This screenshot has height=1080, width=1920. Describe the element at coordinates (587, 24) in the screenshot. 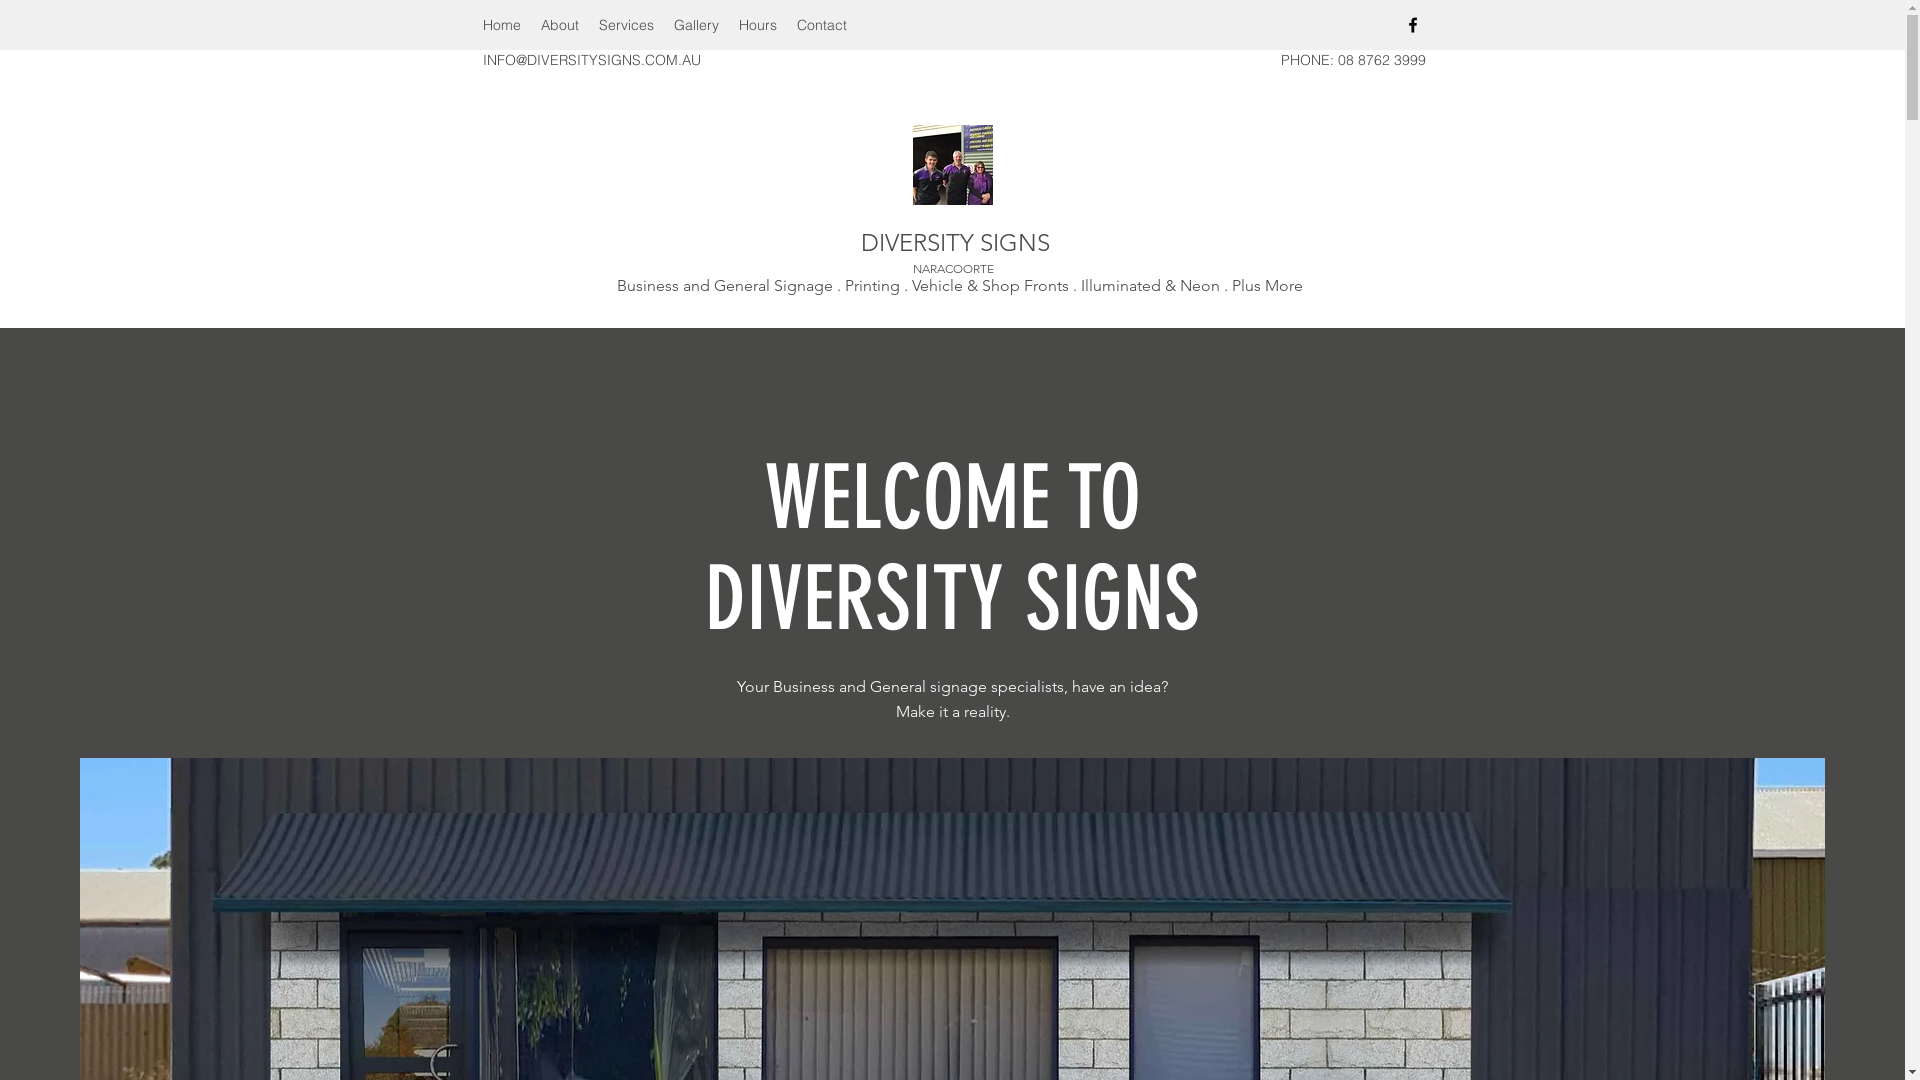

I see `'Services'` at that location.